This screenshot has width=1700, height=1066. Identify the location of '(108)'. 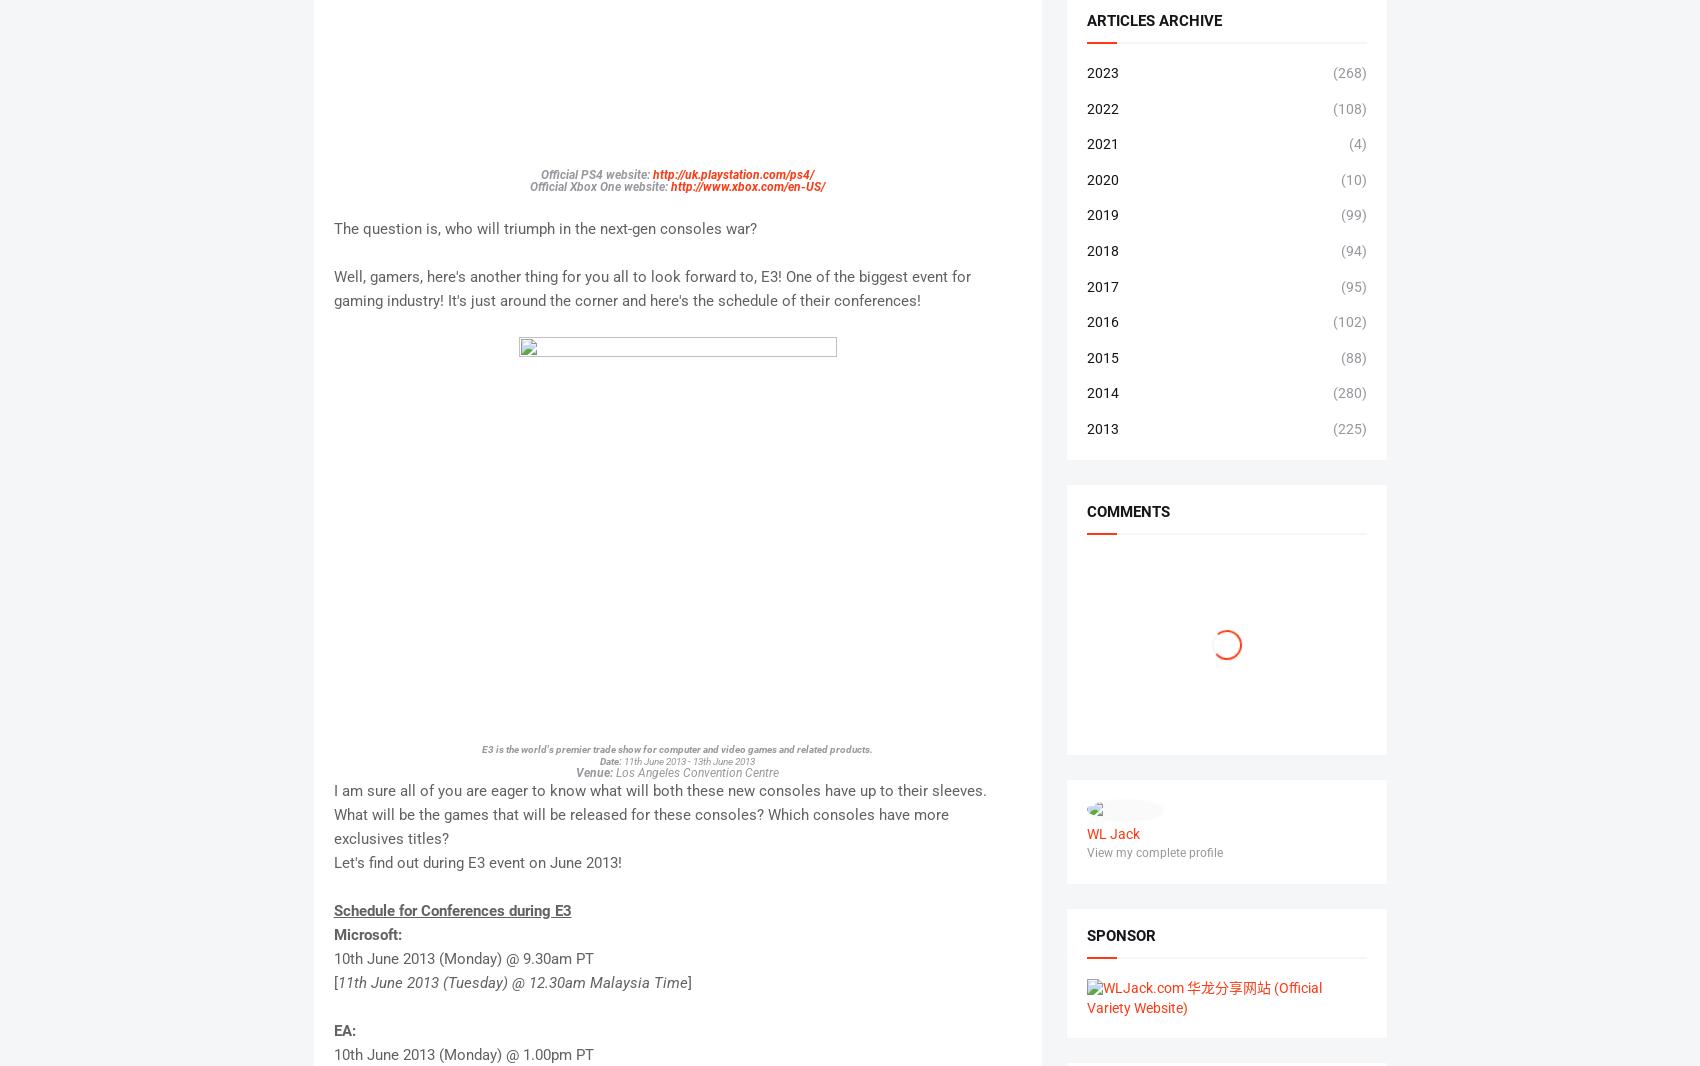
(1348, 106).